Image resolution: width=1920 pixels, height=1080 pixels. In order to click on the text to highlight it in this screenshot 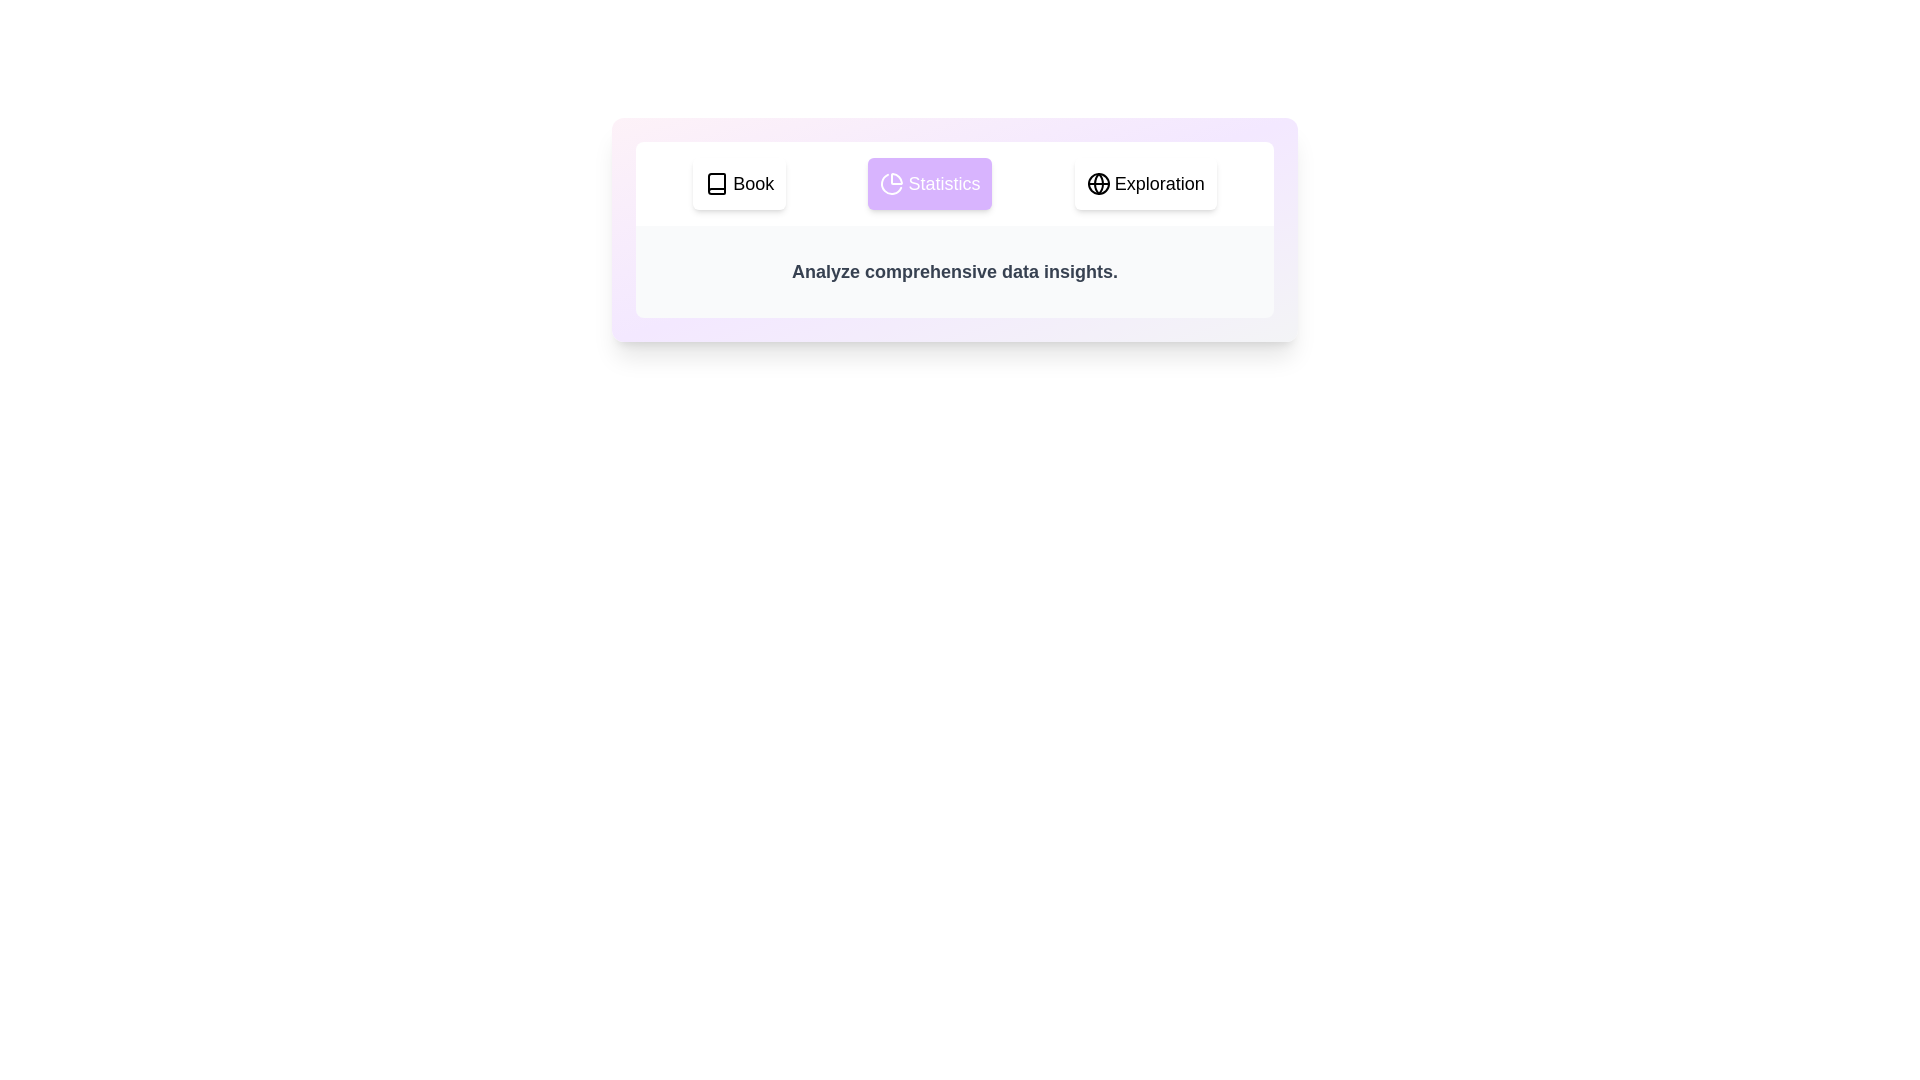, I will do `click(954, 272)`.